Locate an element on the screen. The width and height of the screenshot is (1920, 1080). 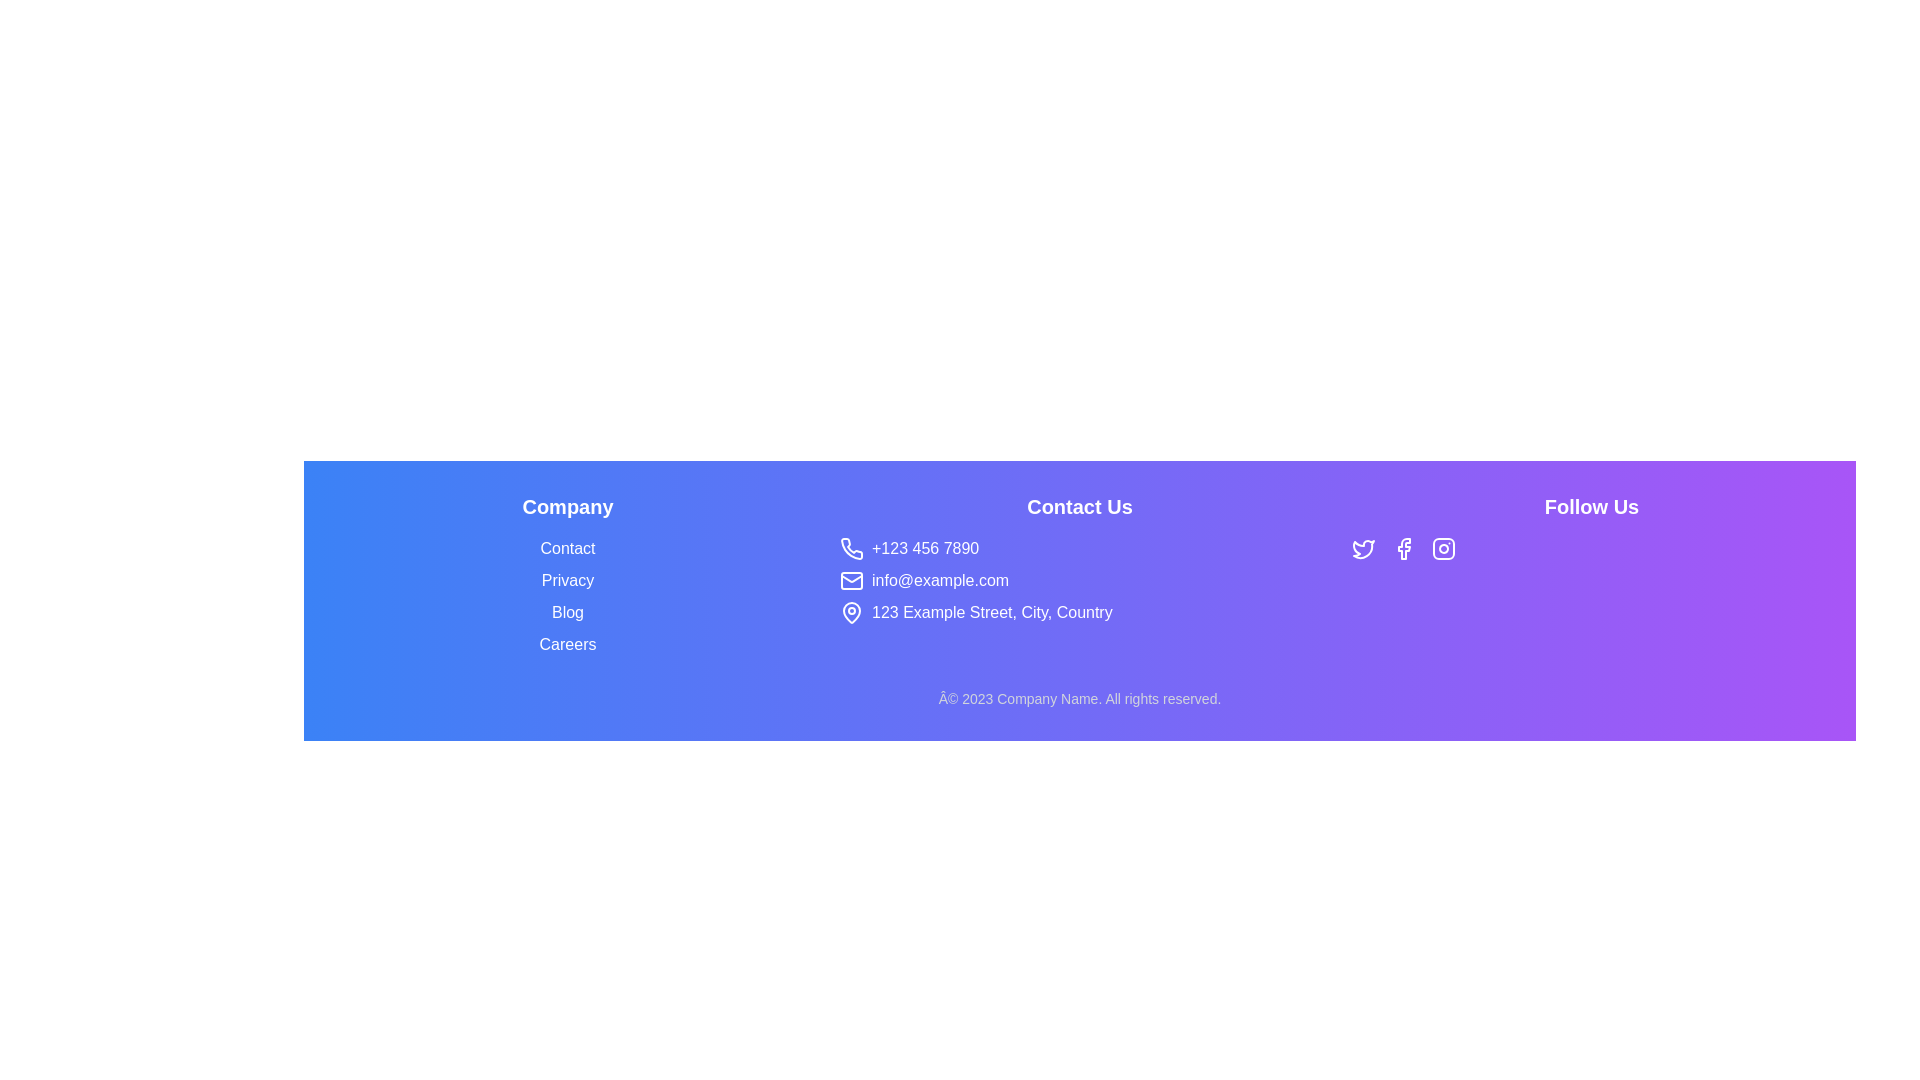
the 'Blog' link in the 'Company' list located in the footer to trigger underlining is located at coordinates (566, 611).